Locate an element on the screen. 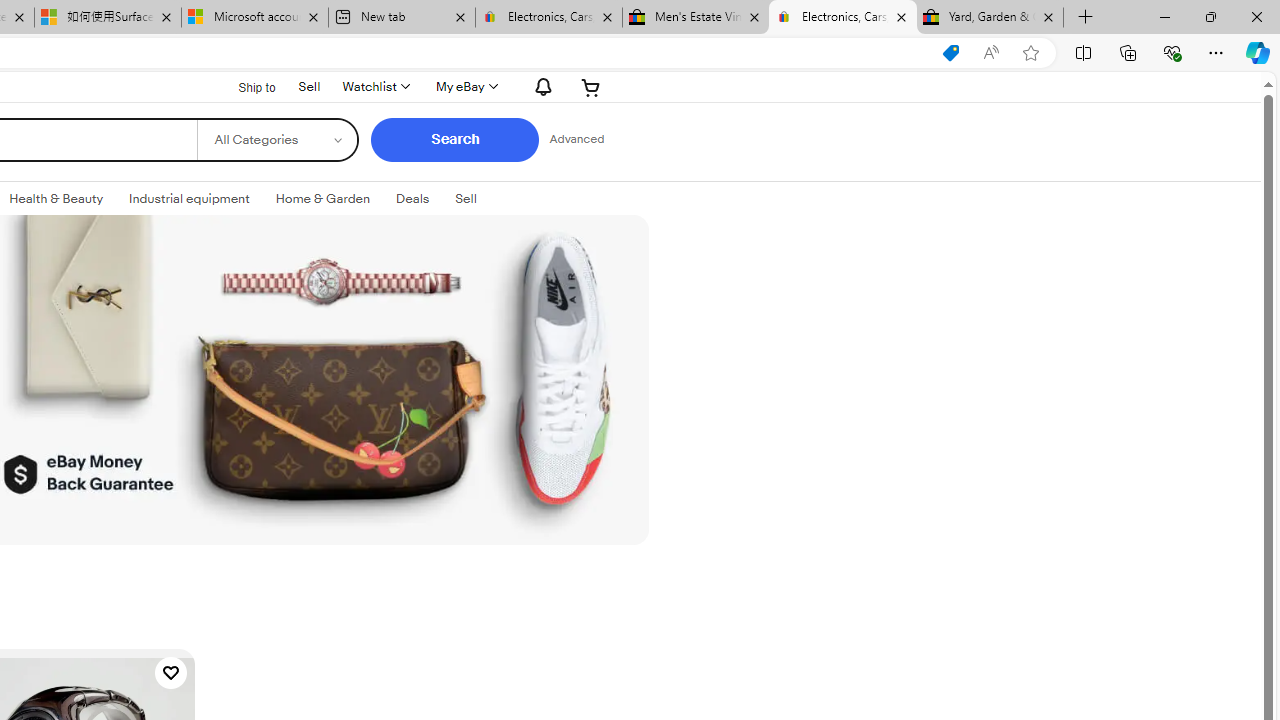  'Advanced Search' is located at coordinates (575, 139).